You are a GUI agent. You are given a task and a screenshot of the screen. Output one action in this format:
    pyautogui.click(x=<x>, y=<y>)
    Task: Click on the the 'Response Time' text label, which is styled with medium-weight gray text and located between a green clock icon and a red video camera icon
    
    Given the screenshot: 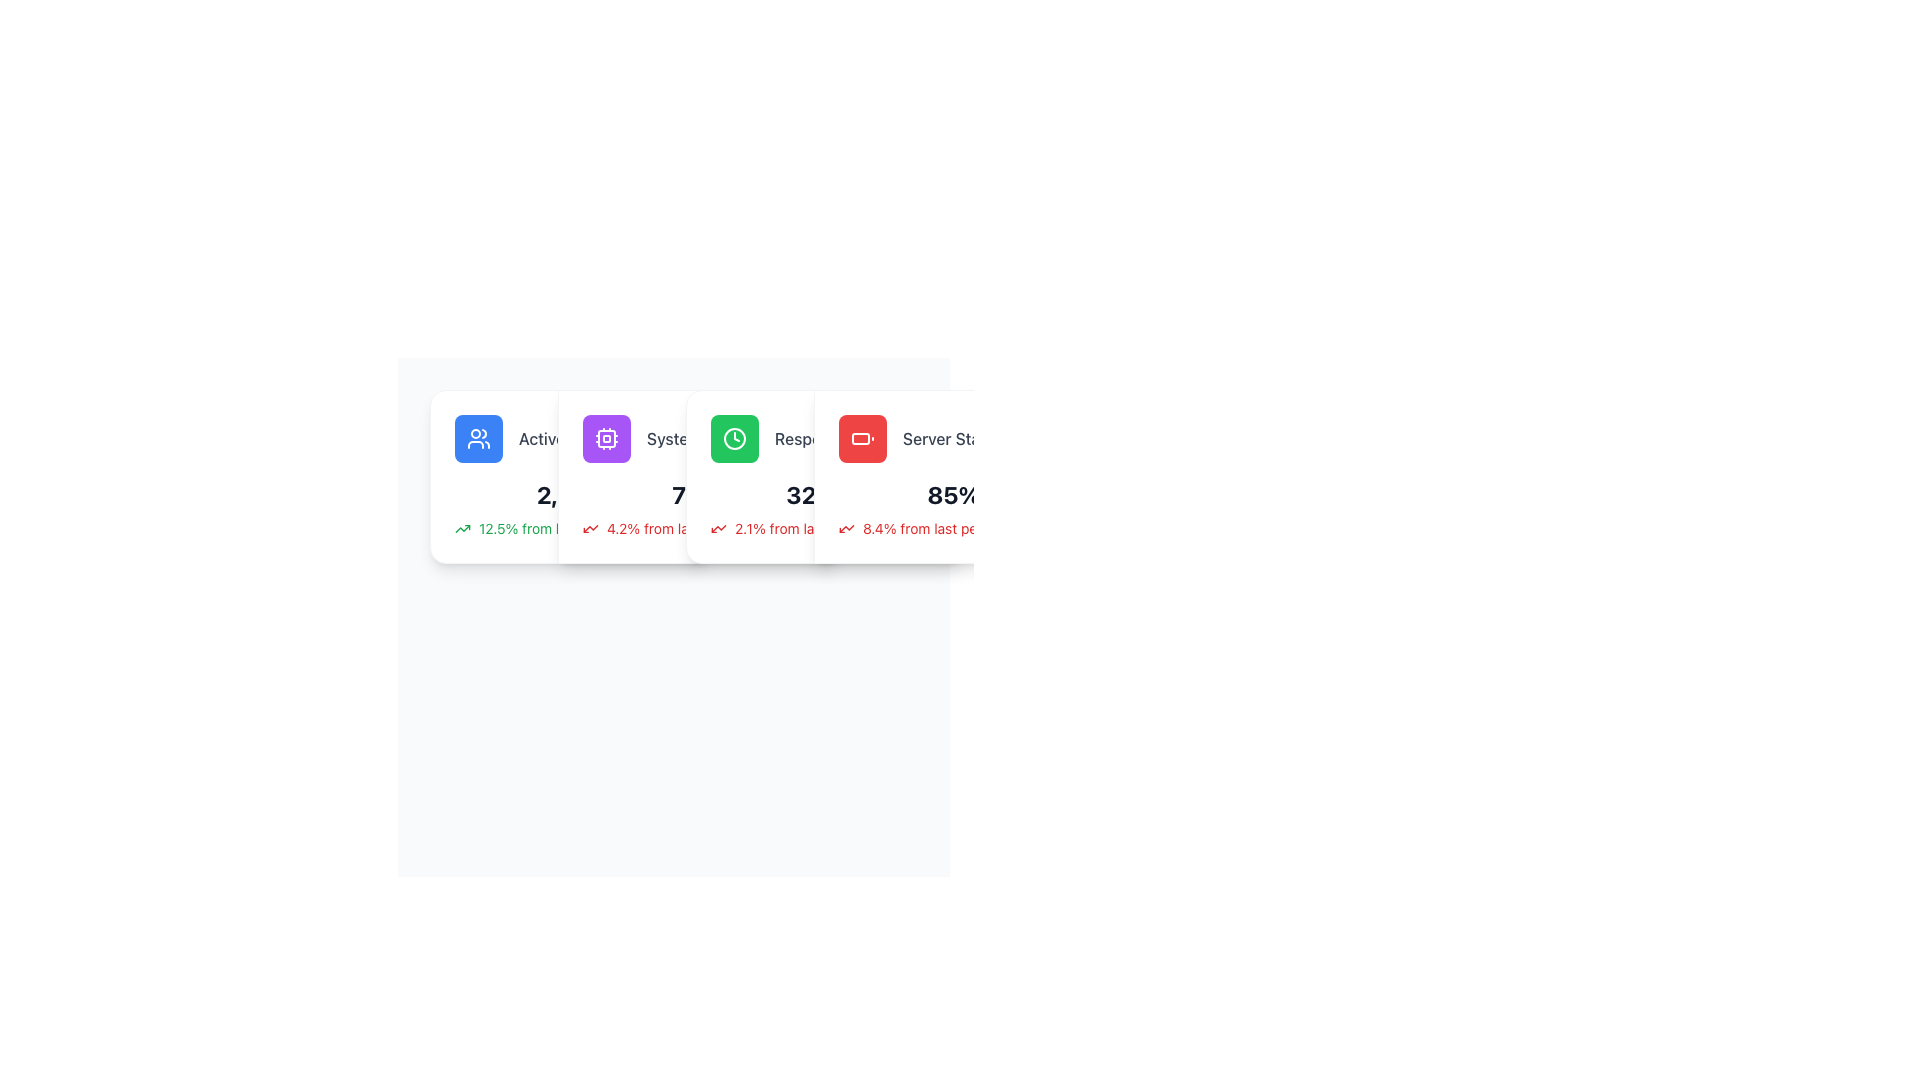 What is the action you would take?
    pyautogui.click(x=831, y=438)
    